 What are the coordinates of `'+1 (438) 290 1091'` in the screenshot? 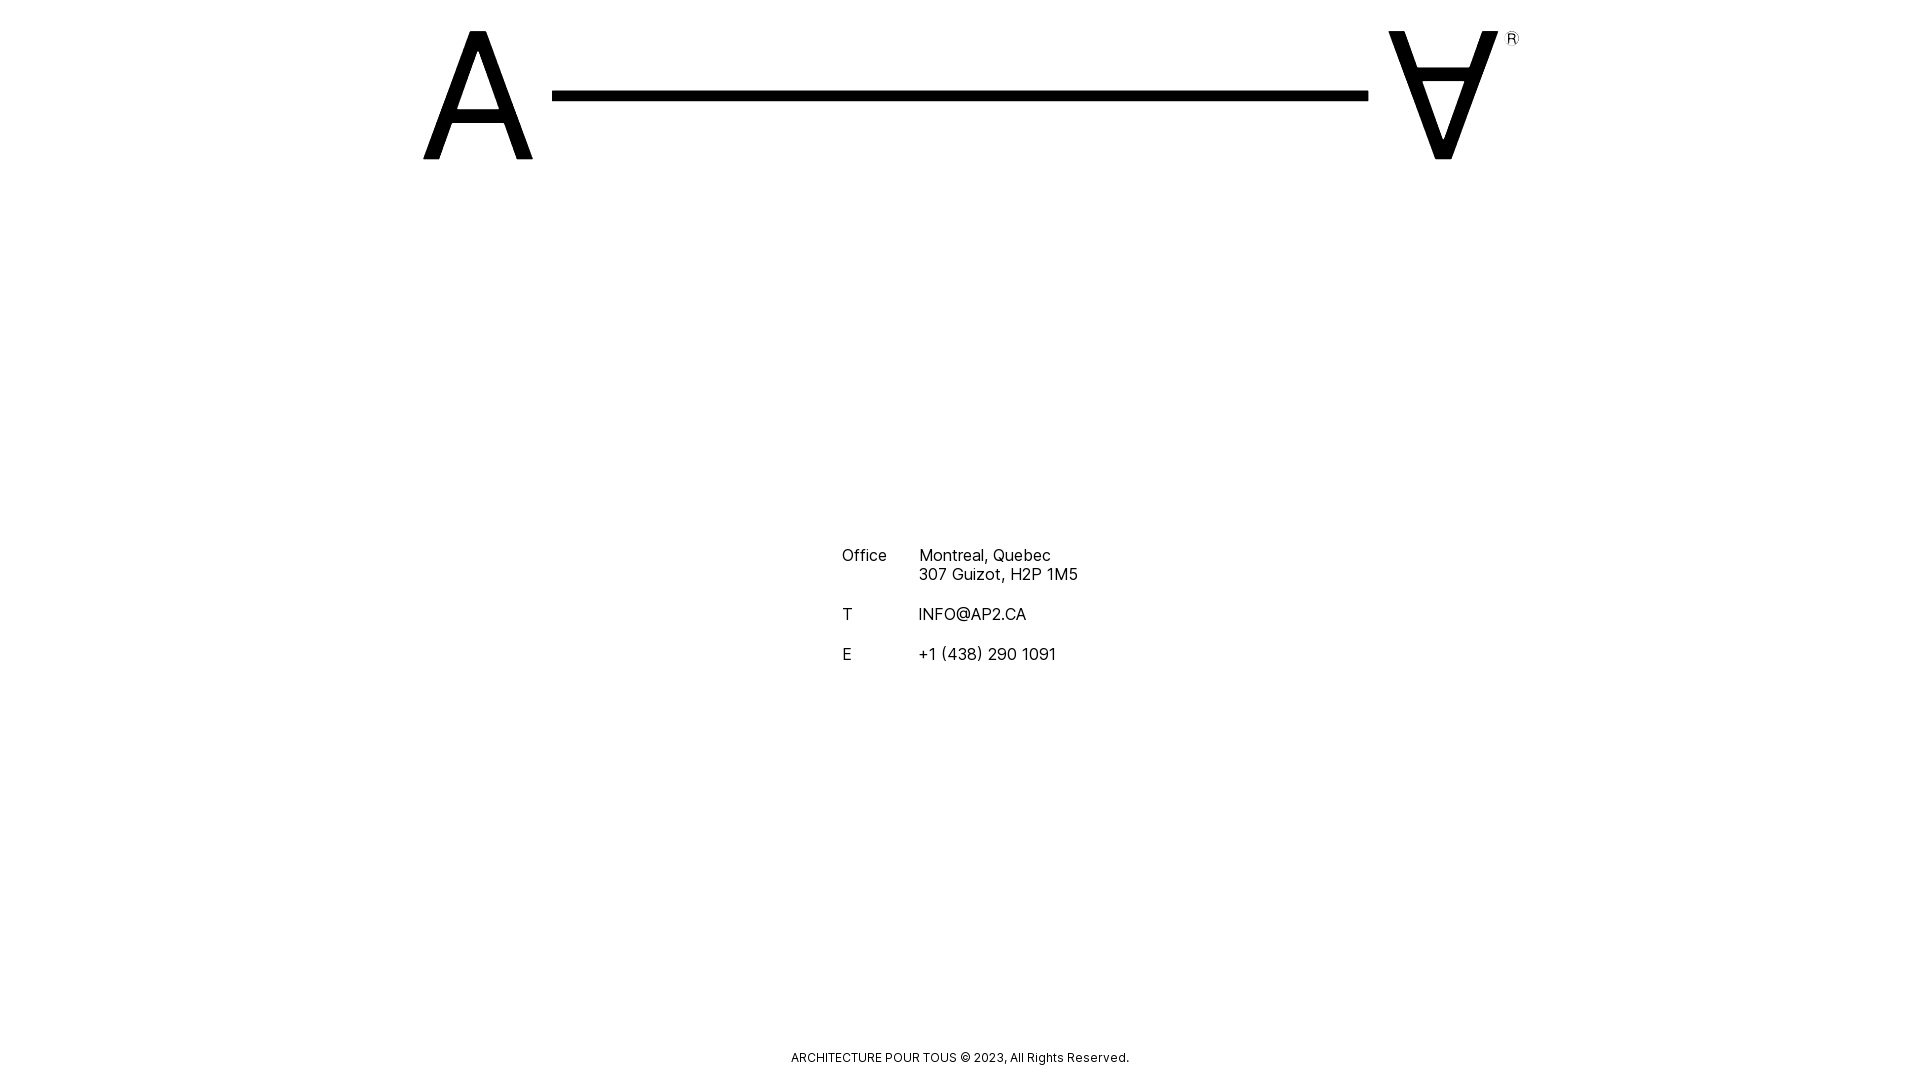 It's located at (998, 654).